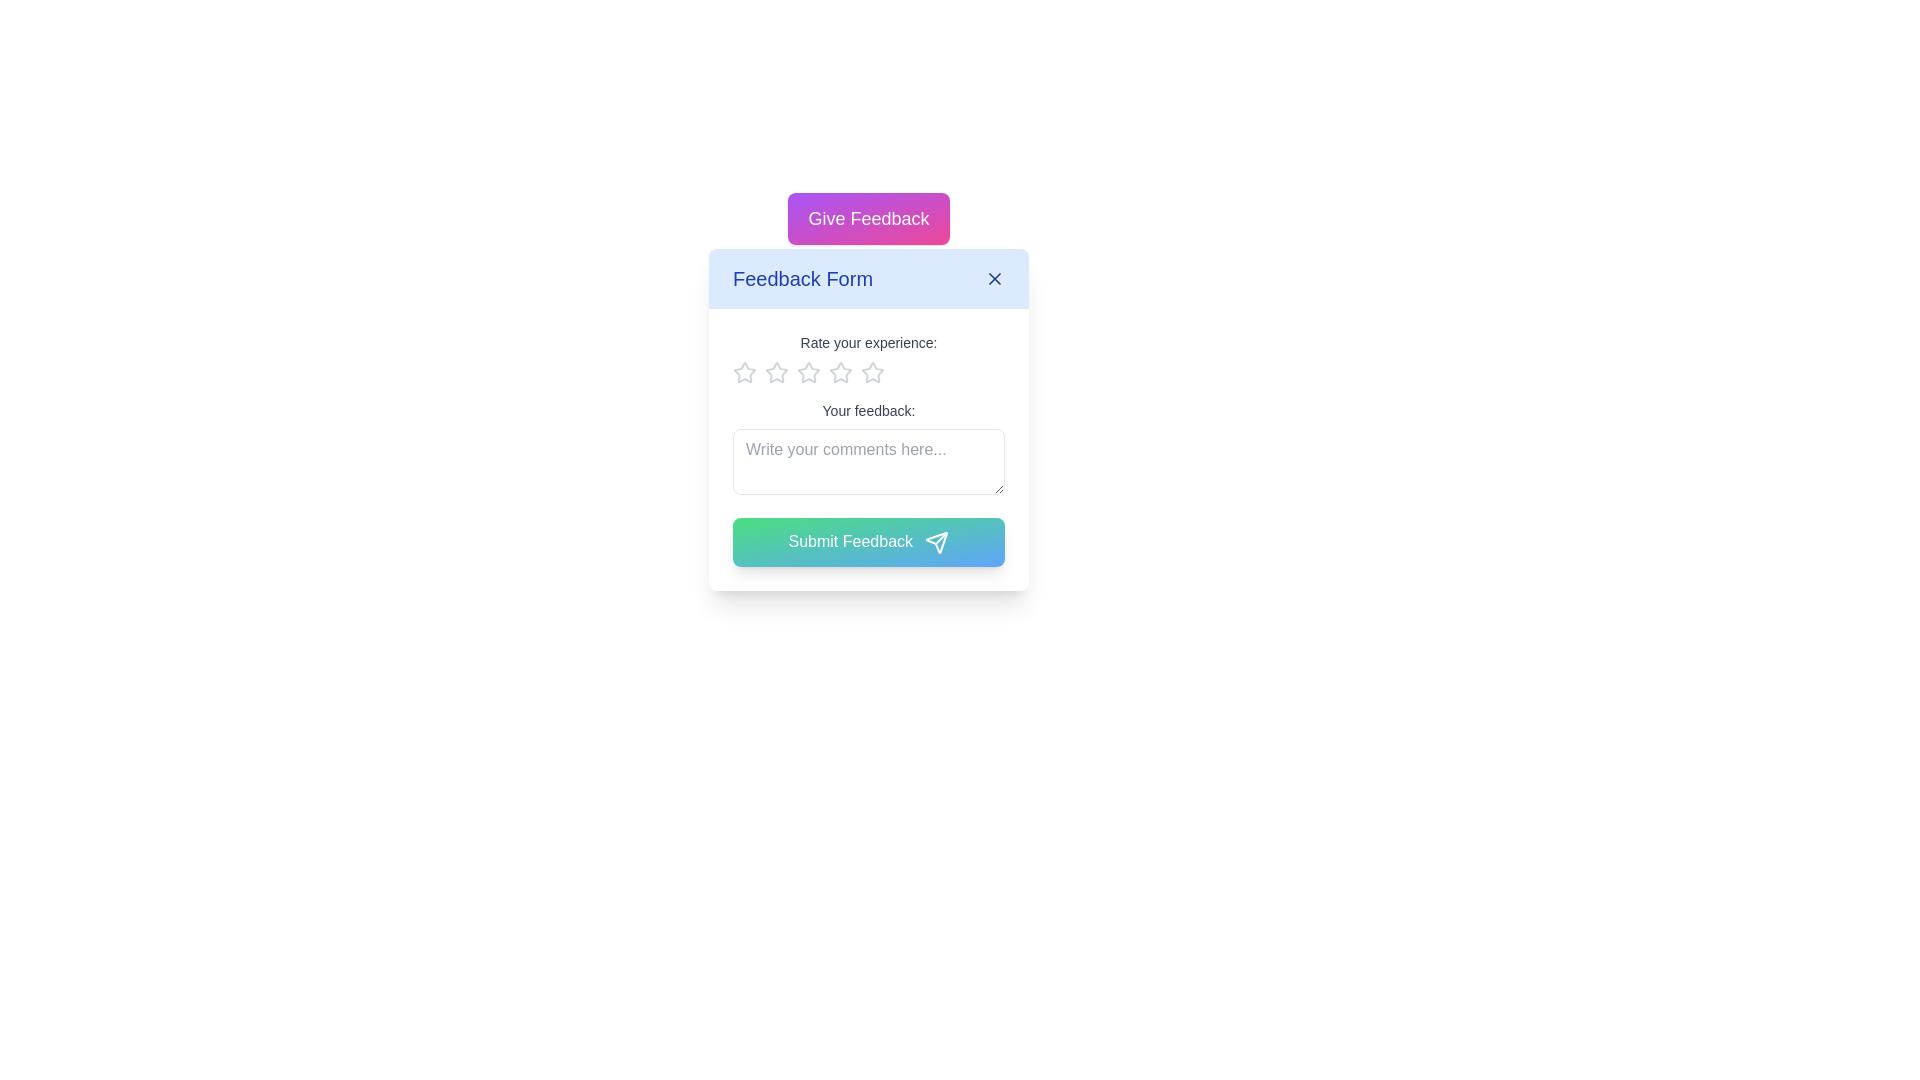 The height and width of the screenshot is (1080, 1920). I want to click on the paper plane SVG icon located on the right edge of the 'Submit Feedback' button, so click(936, 542).